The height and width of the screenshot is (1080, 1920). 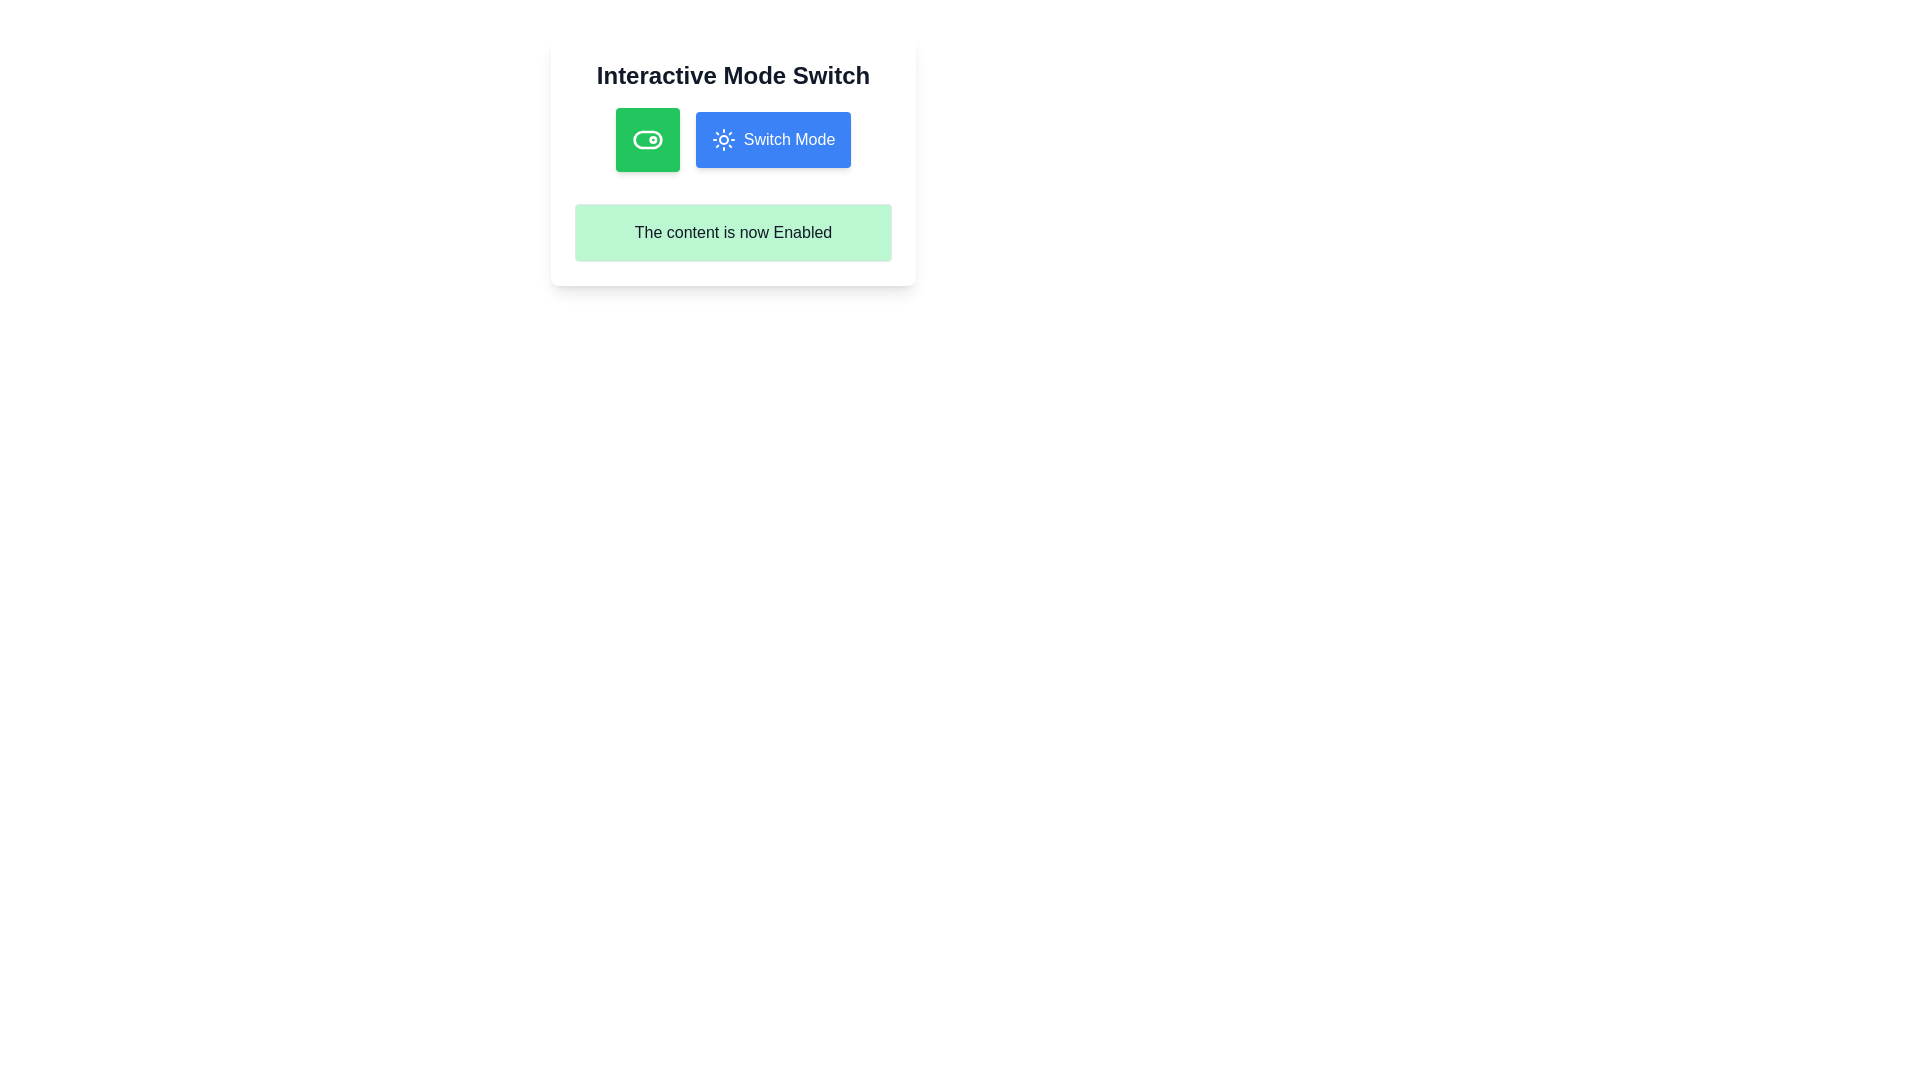 I want to click on the sun-shaped icon located to the left of the blue 'Switch Mode' button, which has a thin white outline and is centered above a light blue rectangular background, so click(x=722, y=138).